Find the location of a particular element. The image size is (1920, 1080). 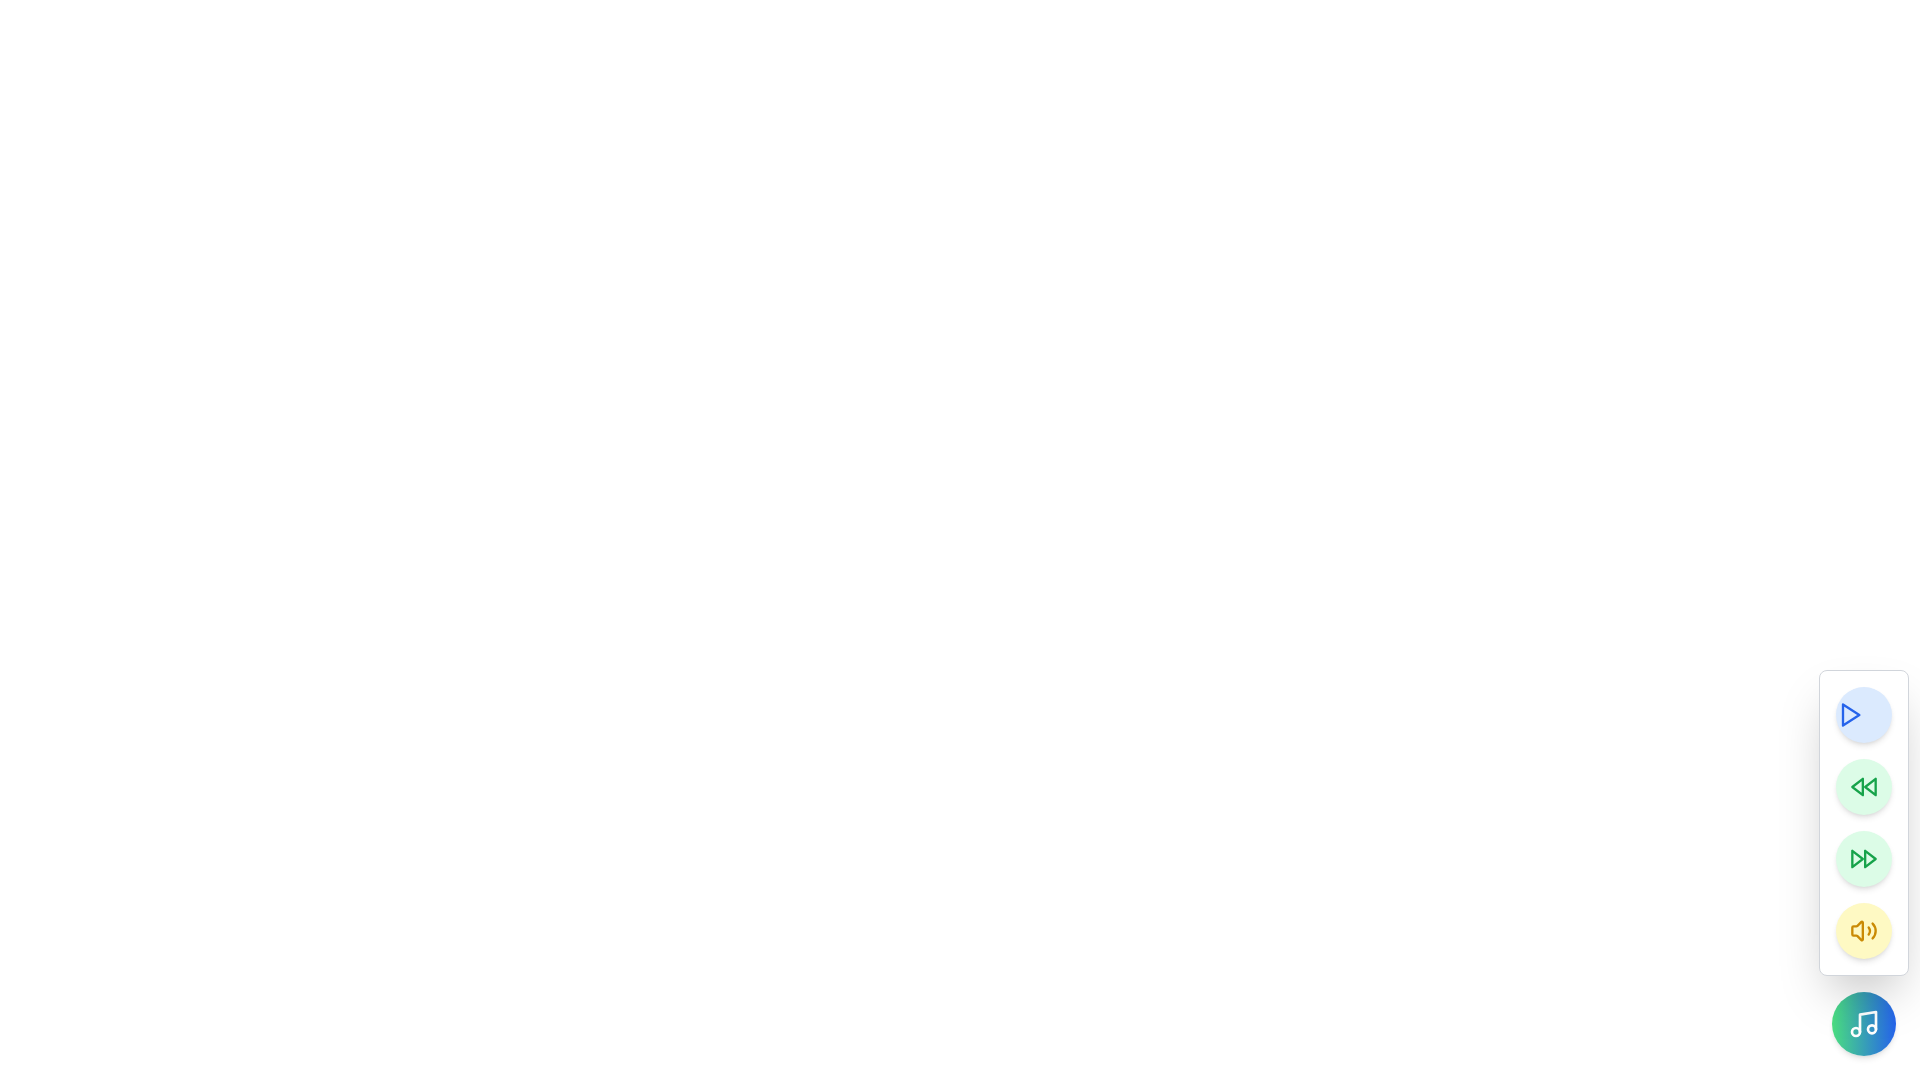

the fast-forward button, which is a green circular button featuring a two-triangle icon, located third from the top in a vertical menu of buttons is located at coordinates (1862, 858).